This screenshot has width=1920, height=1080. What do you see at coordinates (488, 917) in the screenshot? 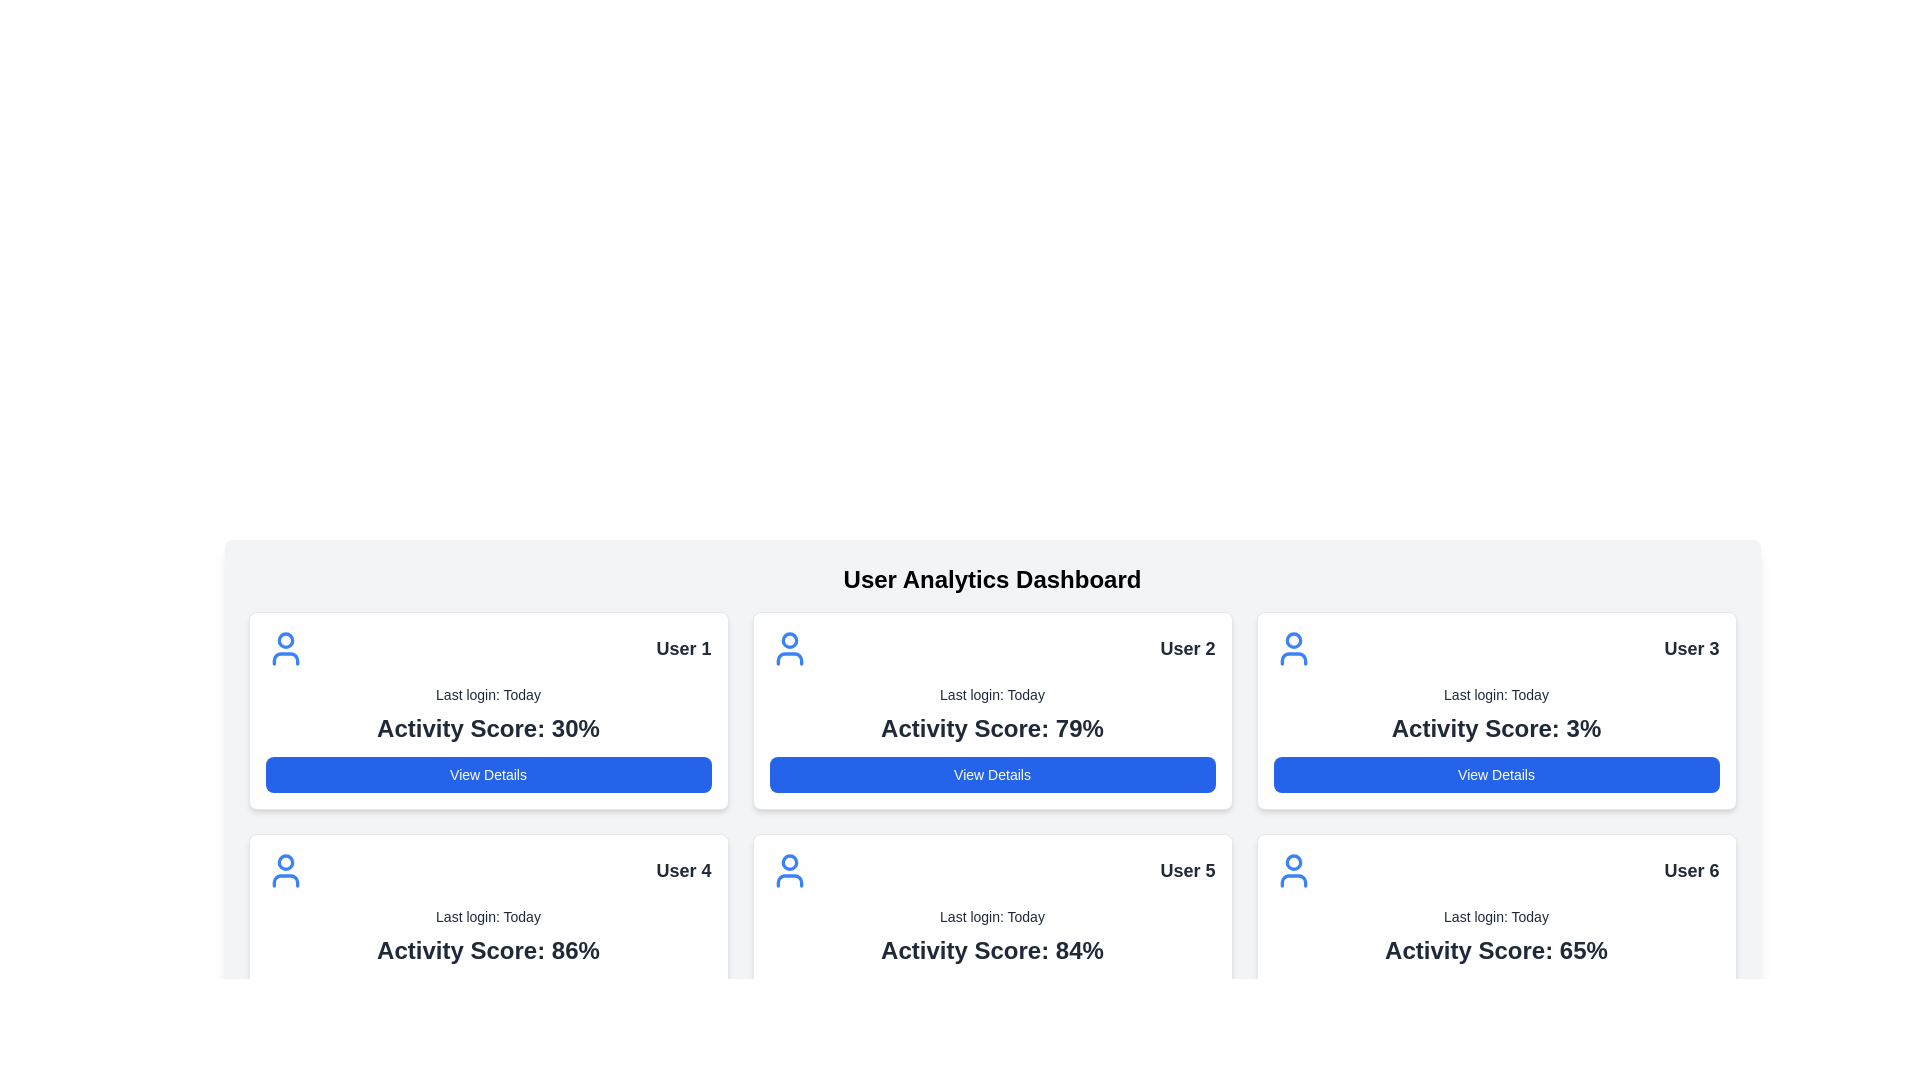
I see `the static Text Label that provides contextual information about User 4's last login activity, positioned above the Activity Score section` at bounding box center [488, 917].